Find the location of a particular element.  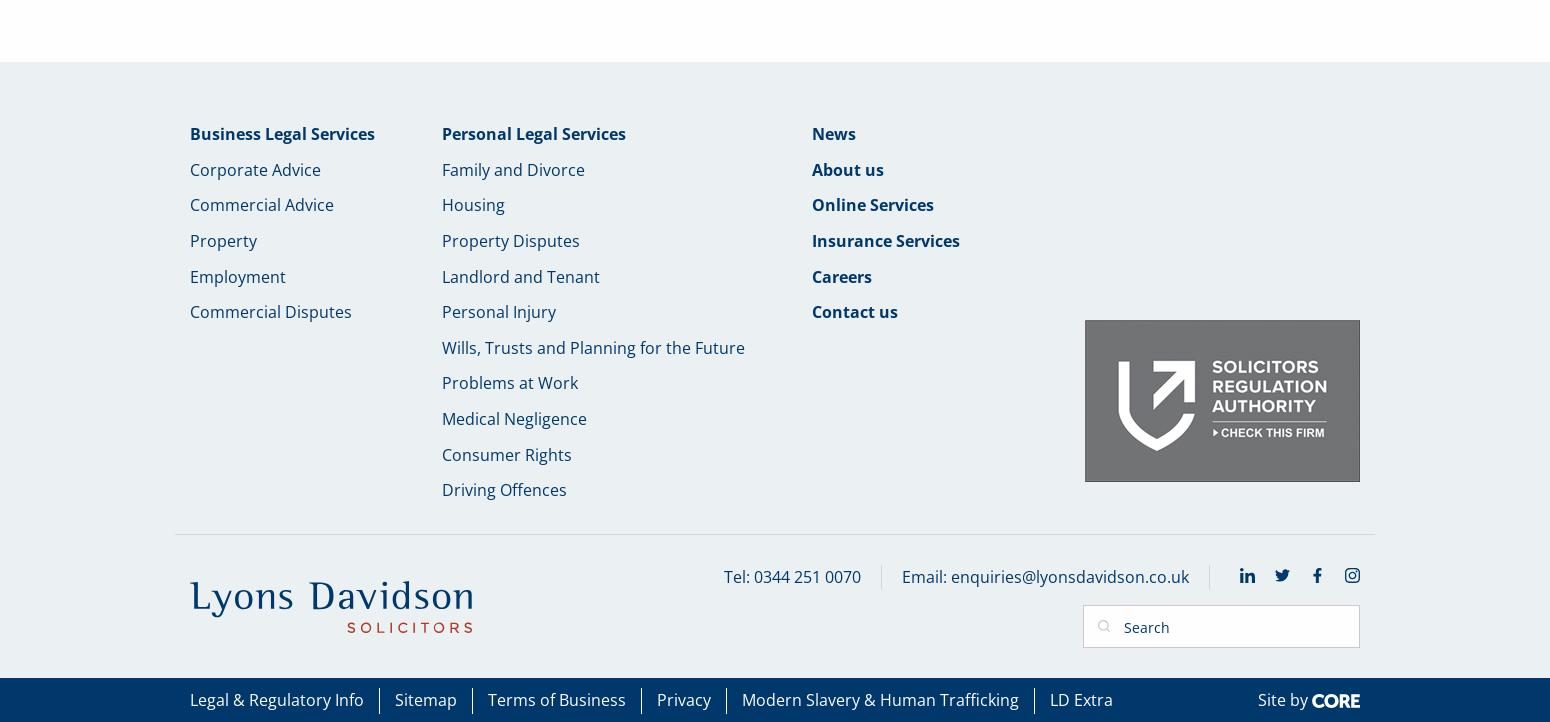

'Site by' is located at coordinates (1283, 698).